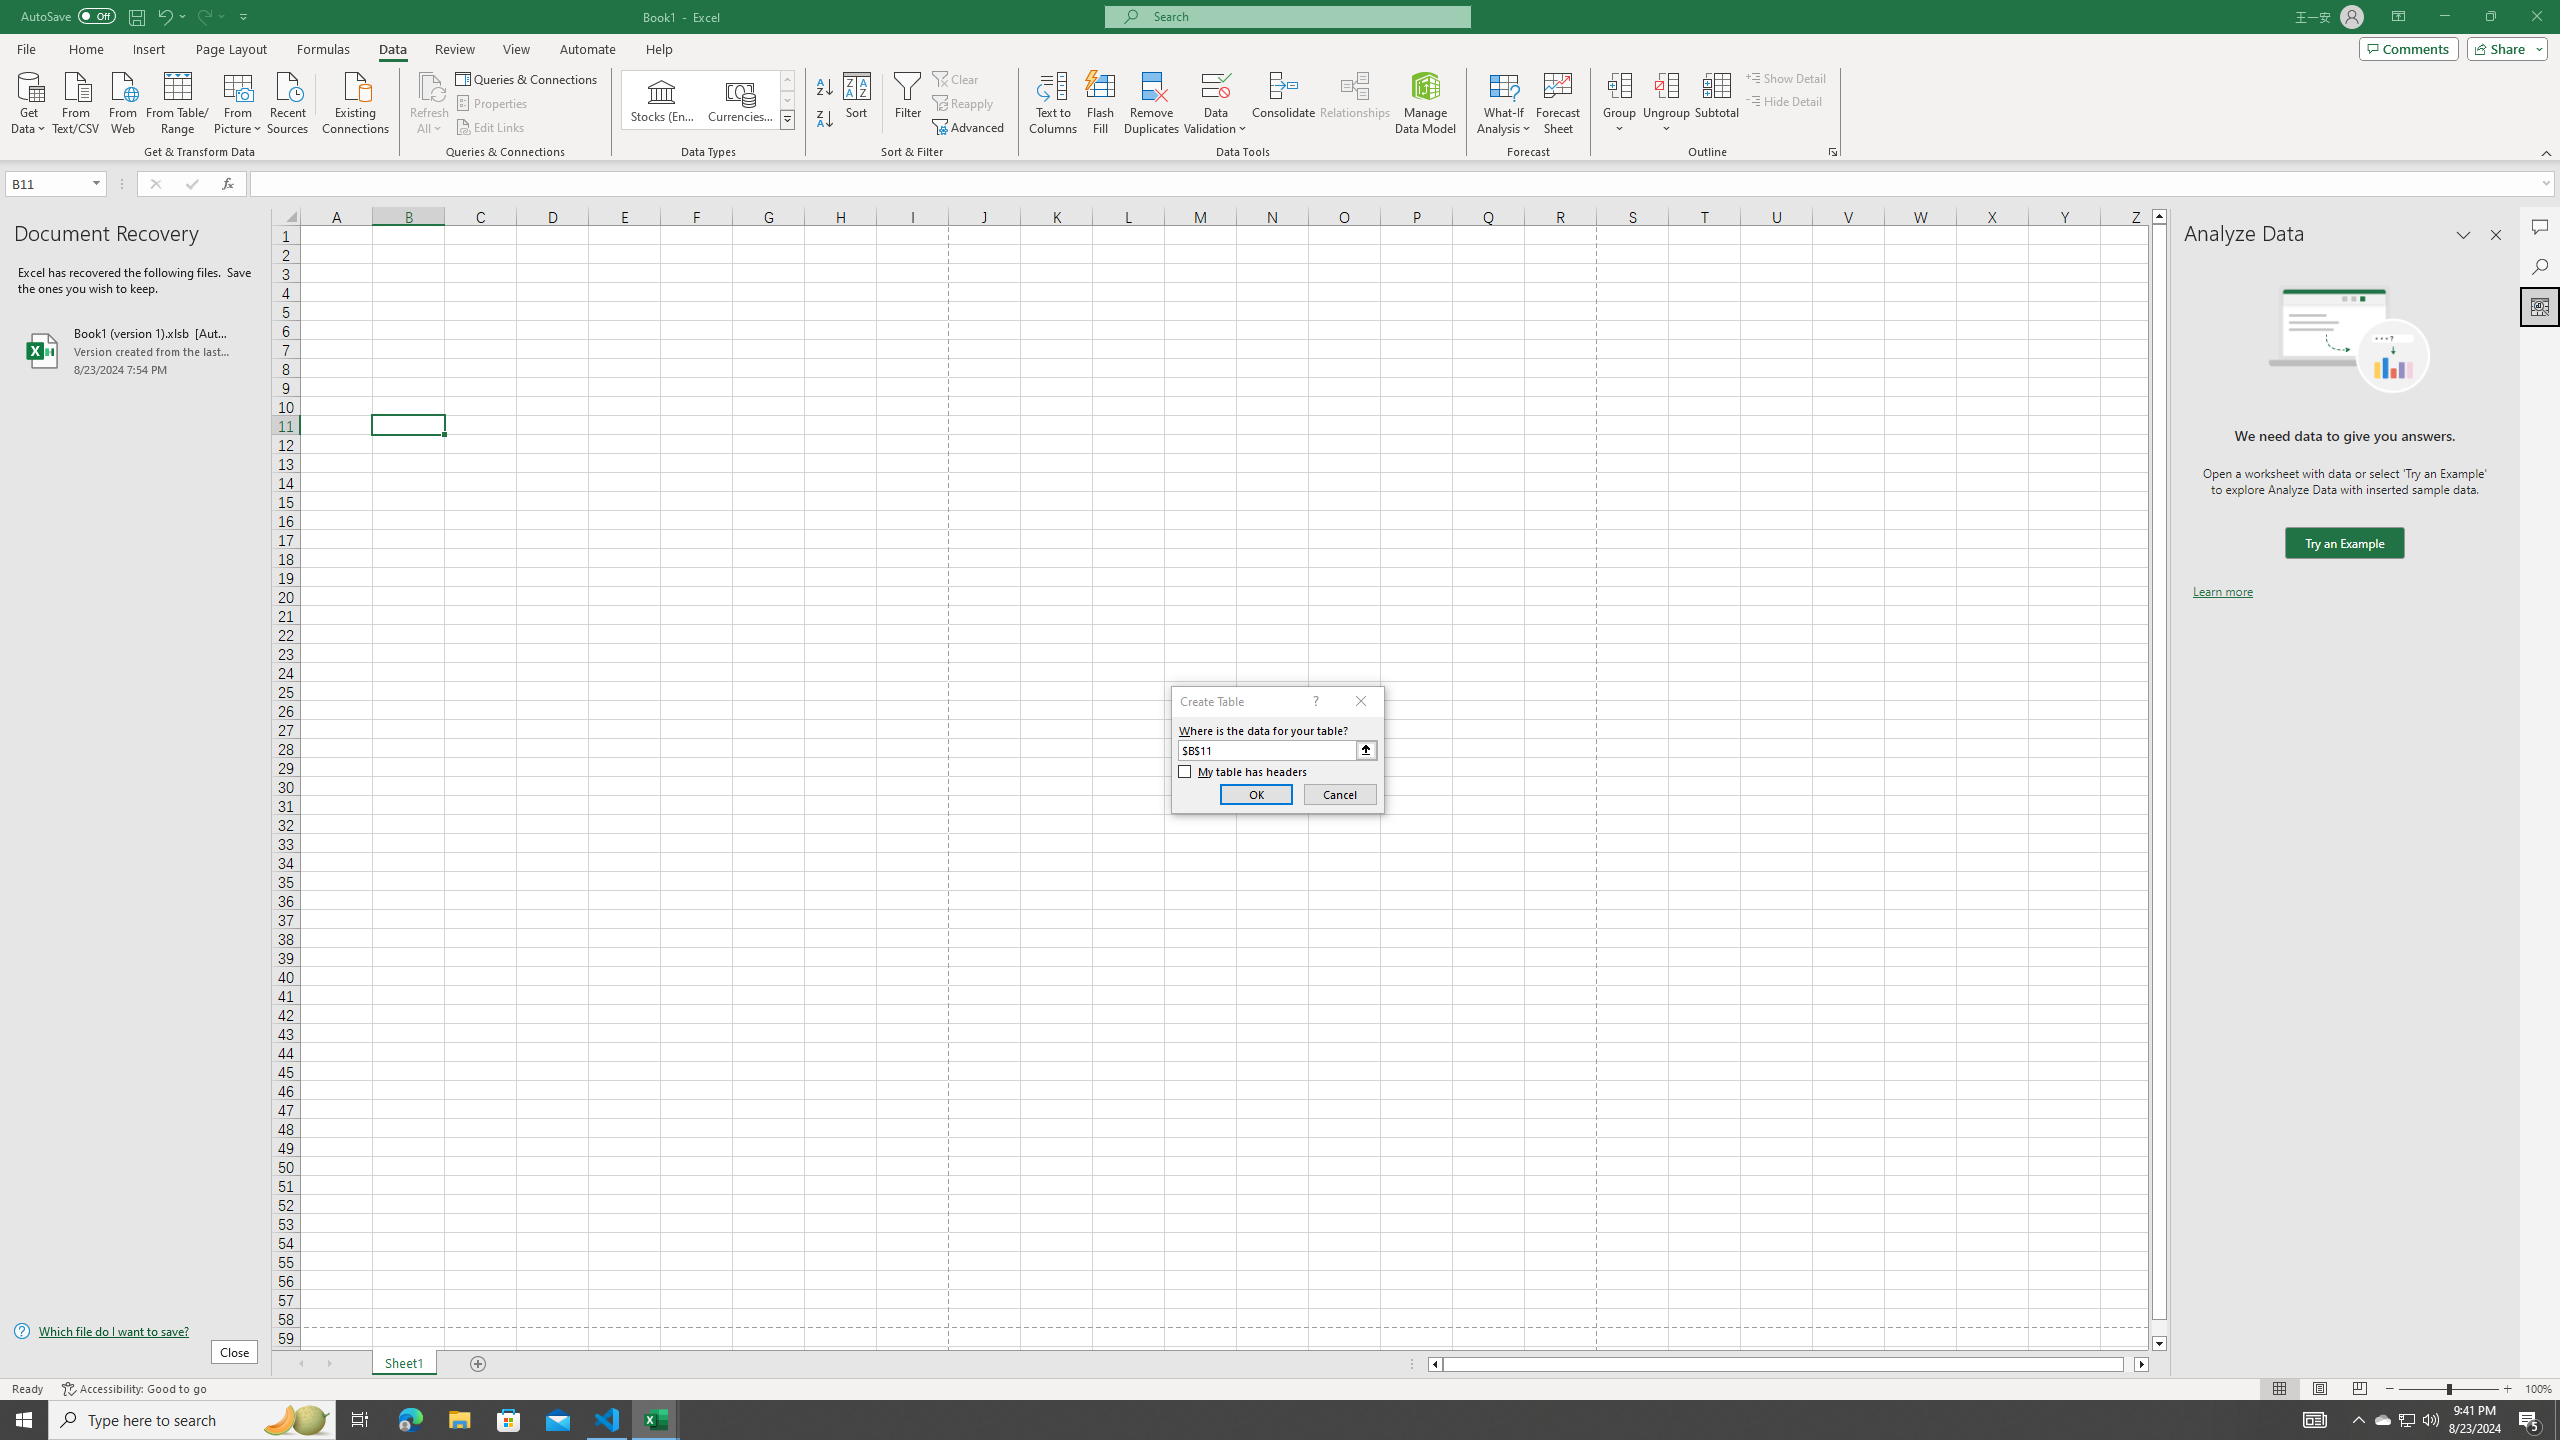  I want to click on 'Automate', so click(587, 49).